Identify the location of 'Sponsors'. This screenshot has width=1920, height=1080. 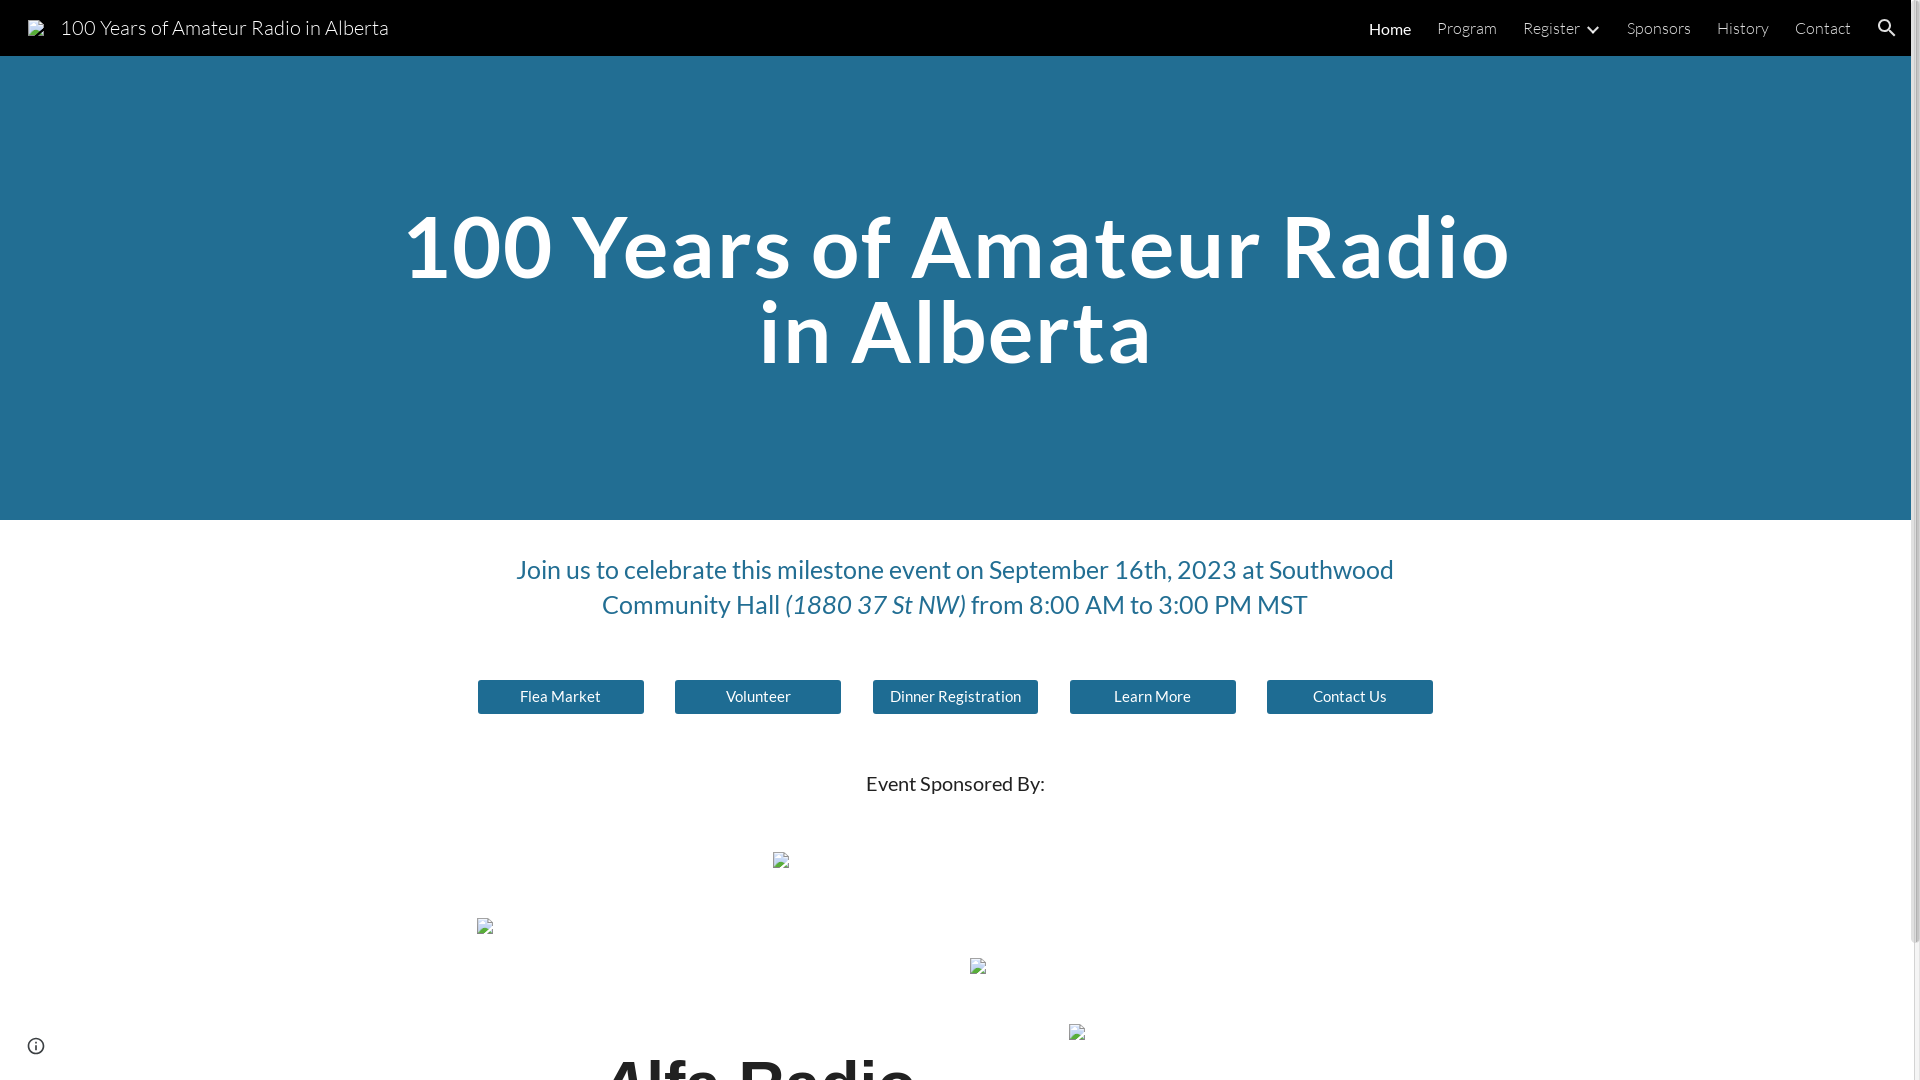
(1627, 27).